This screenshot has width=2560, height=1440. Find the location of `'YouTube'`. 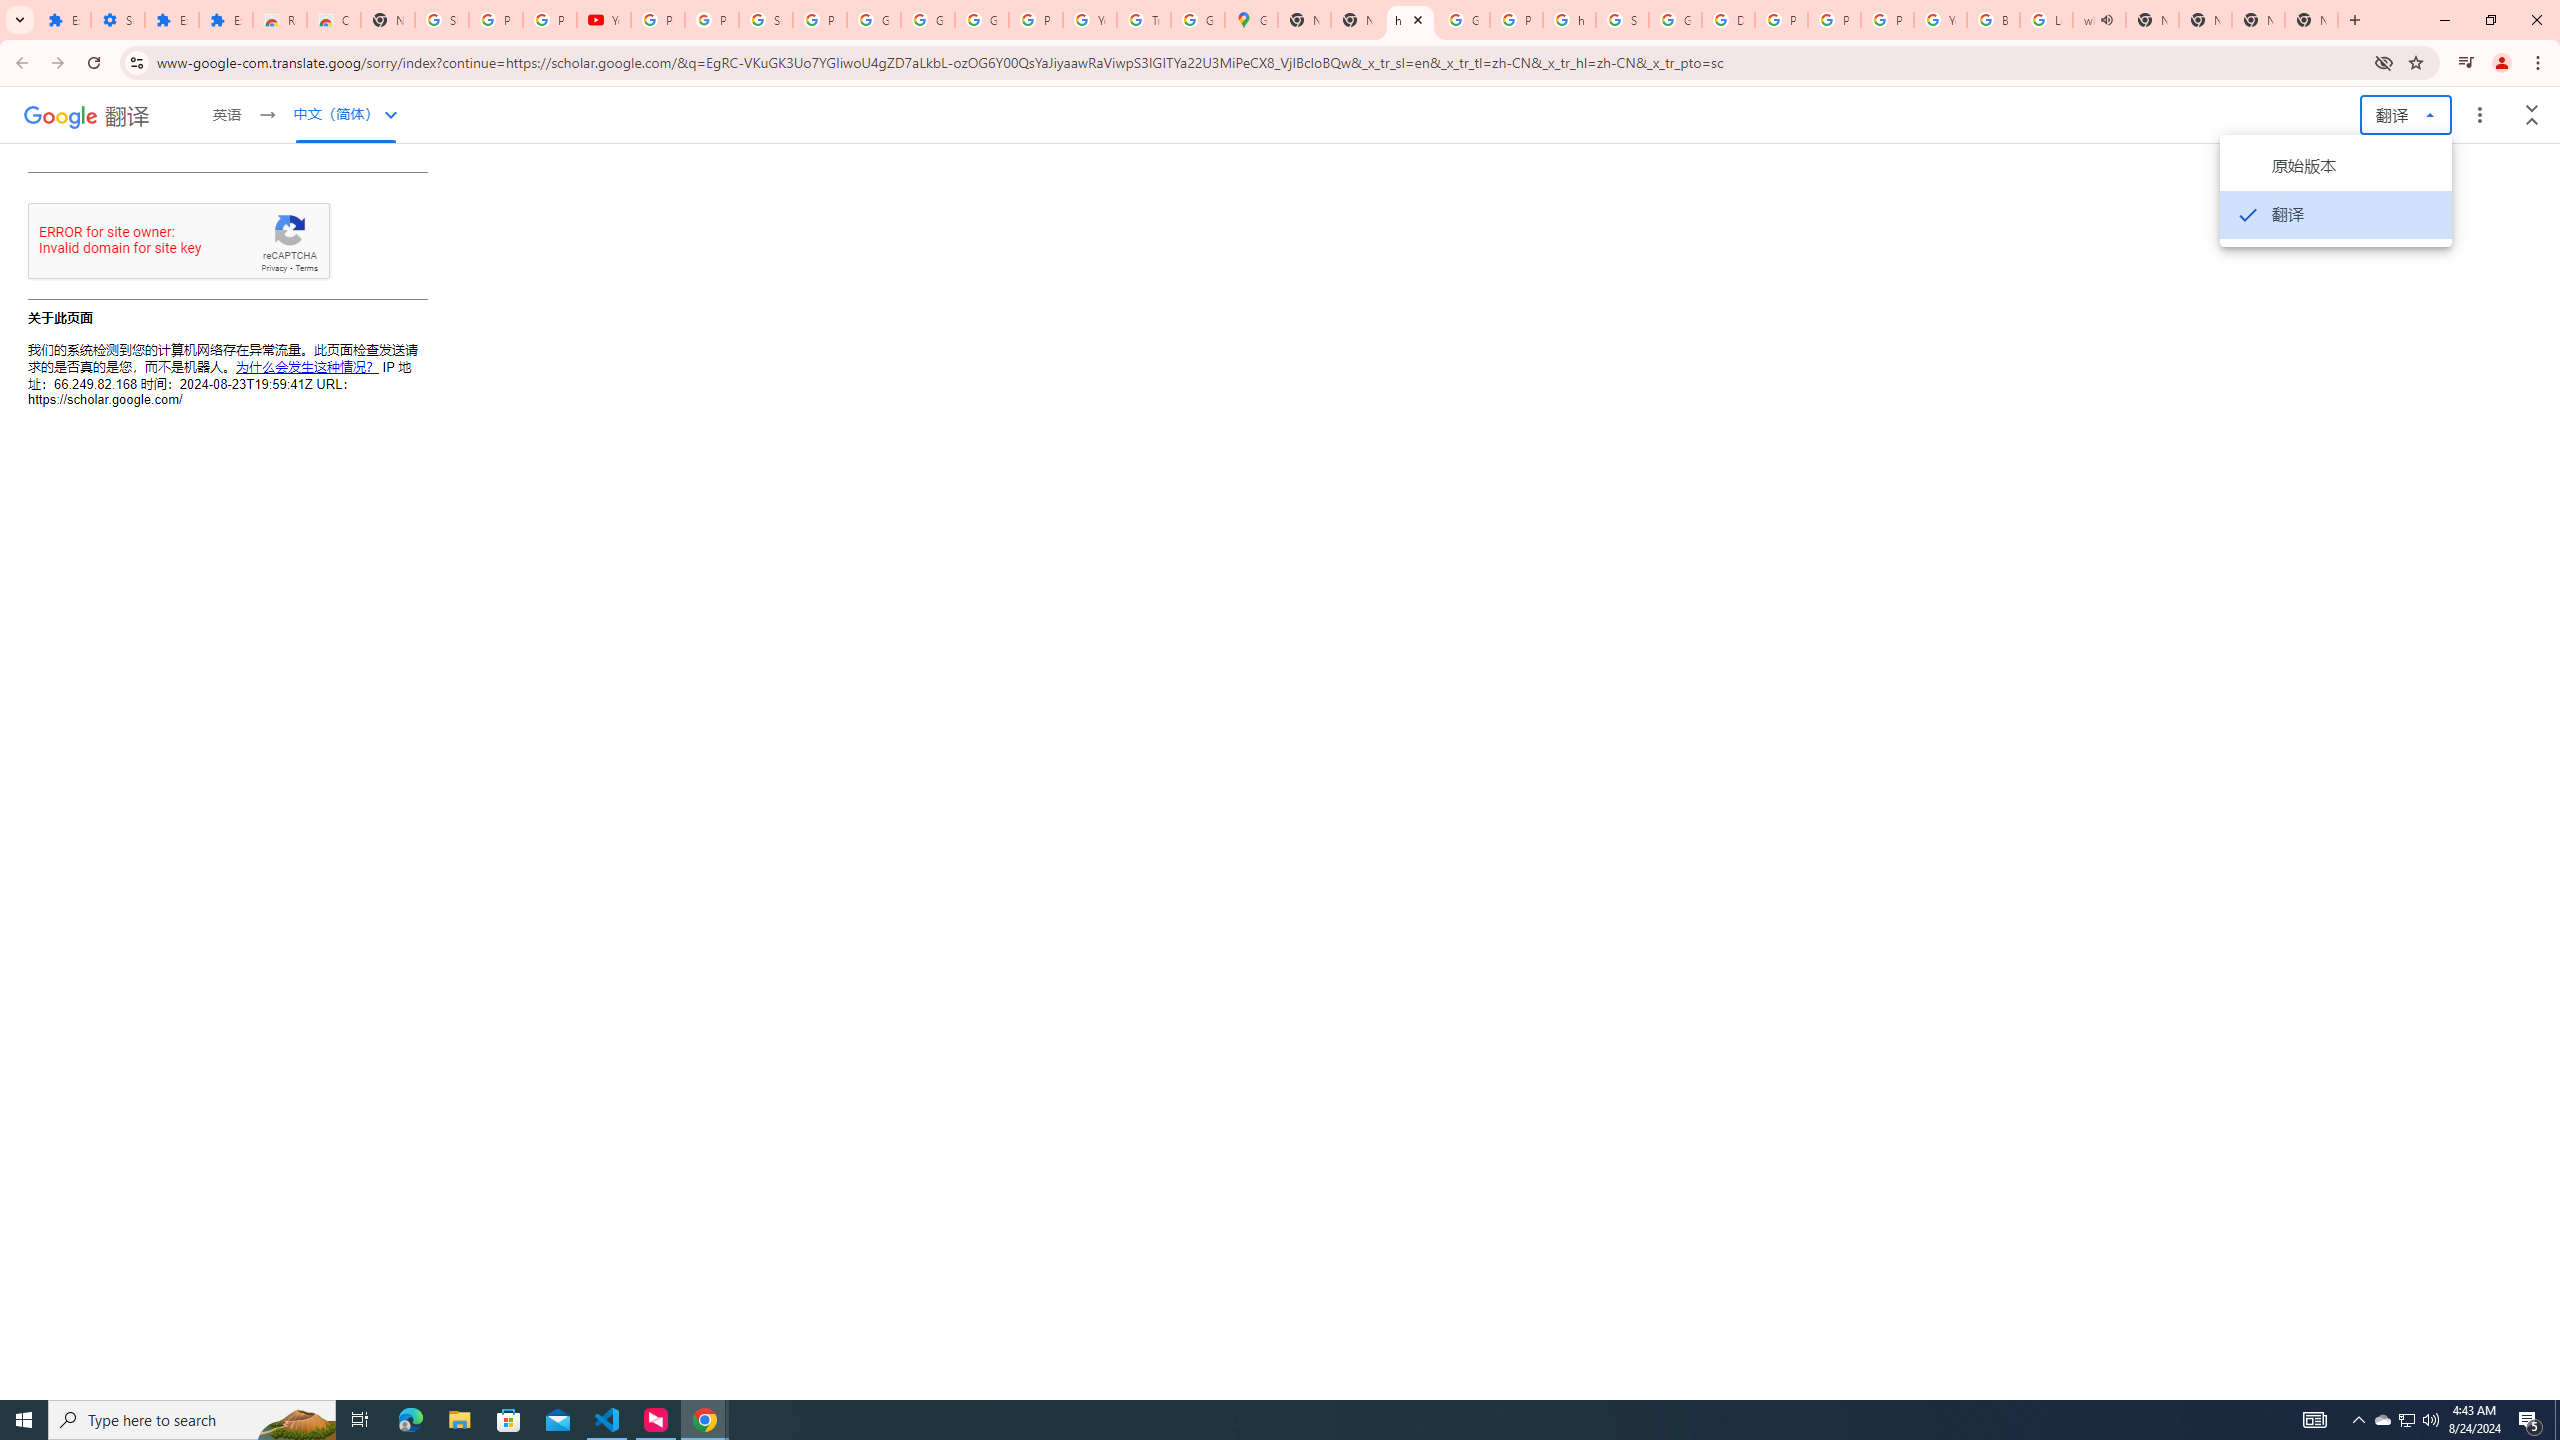

'YouTube' is located at coordinates (603, 19).